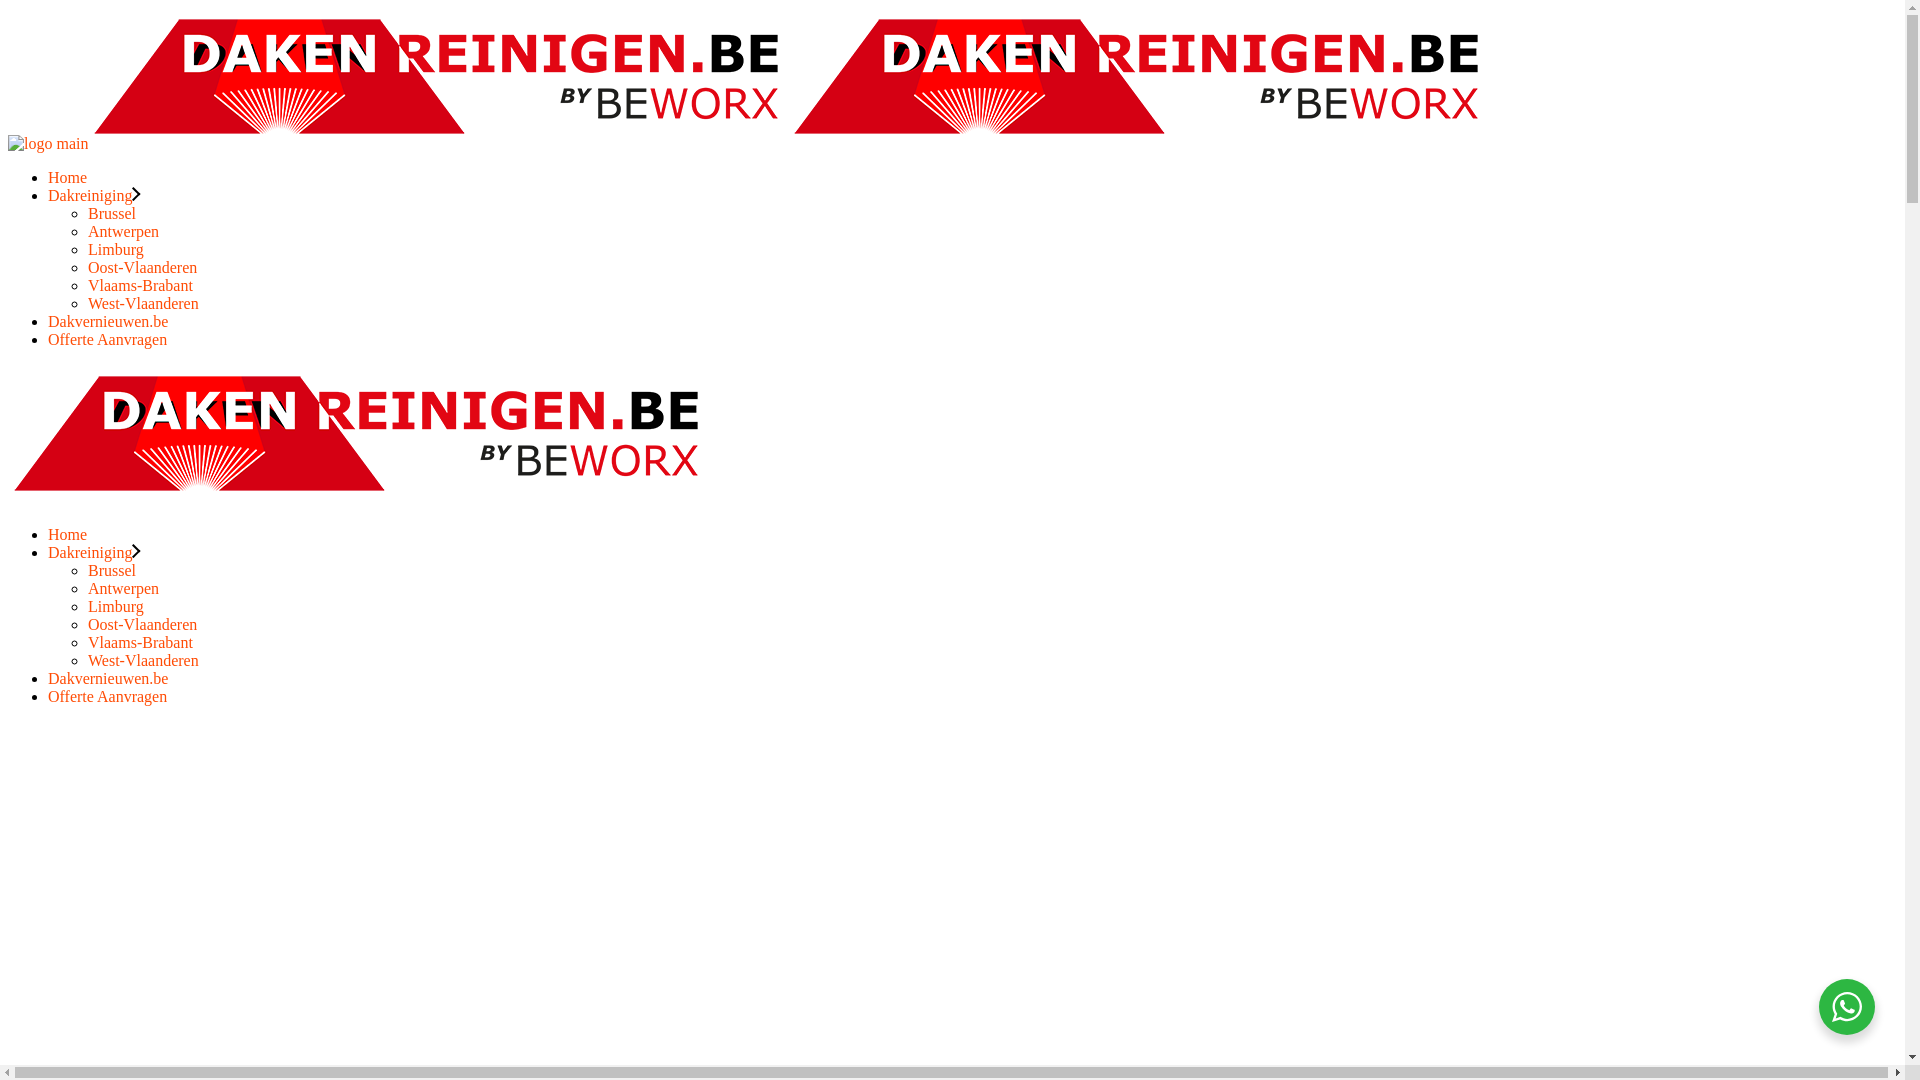 Image resolution: width=1920 pixels, height=1080 pixels. What do you see at coordinates (106, 695) in the screenshot?
I see `'Offerte Aanvragen'` at bounding box center [106, 695].